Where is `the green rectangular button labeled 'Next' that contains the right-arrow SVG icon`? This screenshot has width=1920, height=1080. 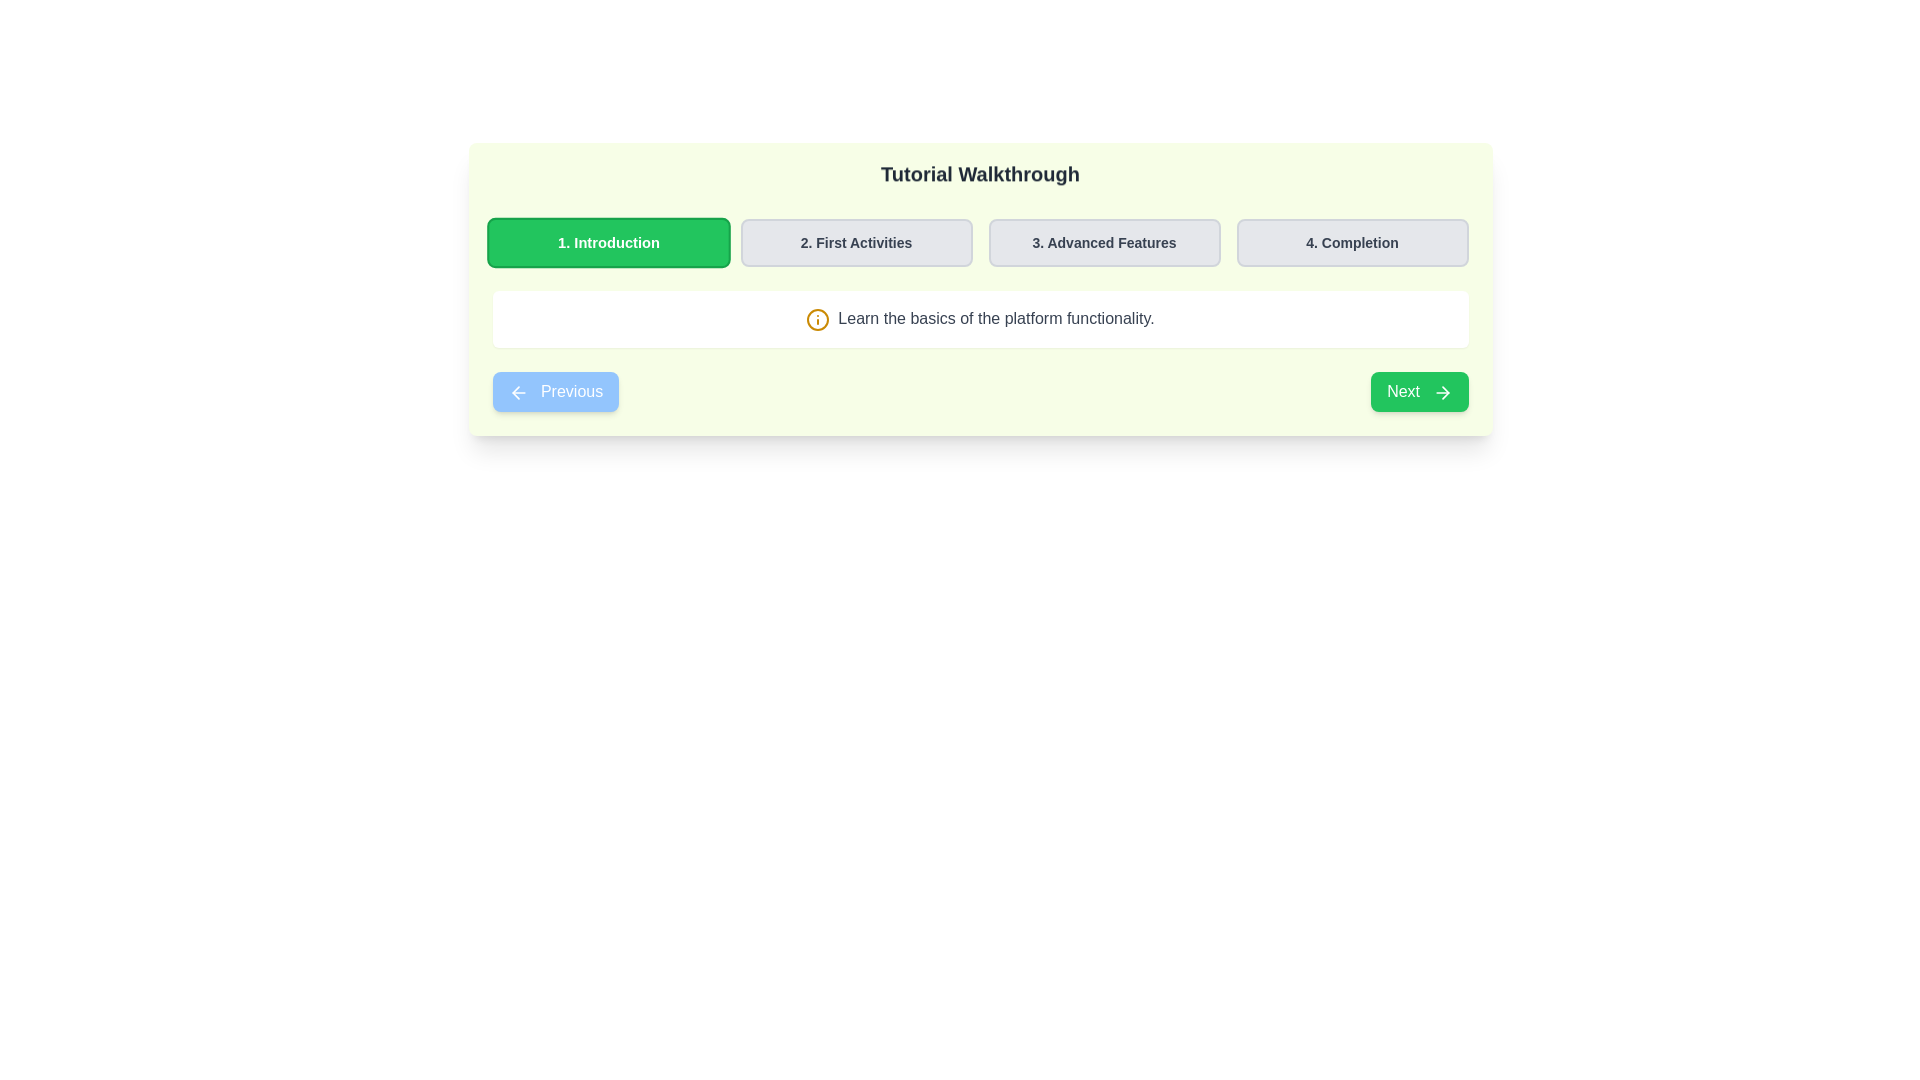
the green rectangular button labeled 'Next' that contains the right-arrow SVG icon is located at coordinates (1445, 392).